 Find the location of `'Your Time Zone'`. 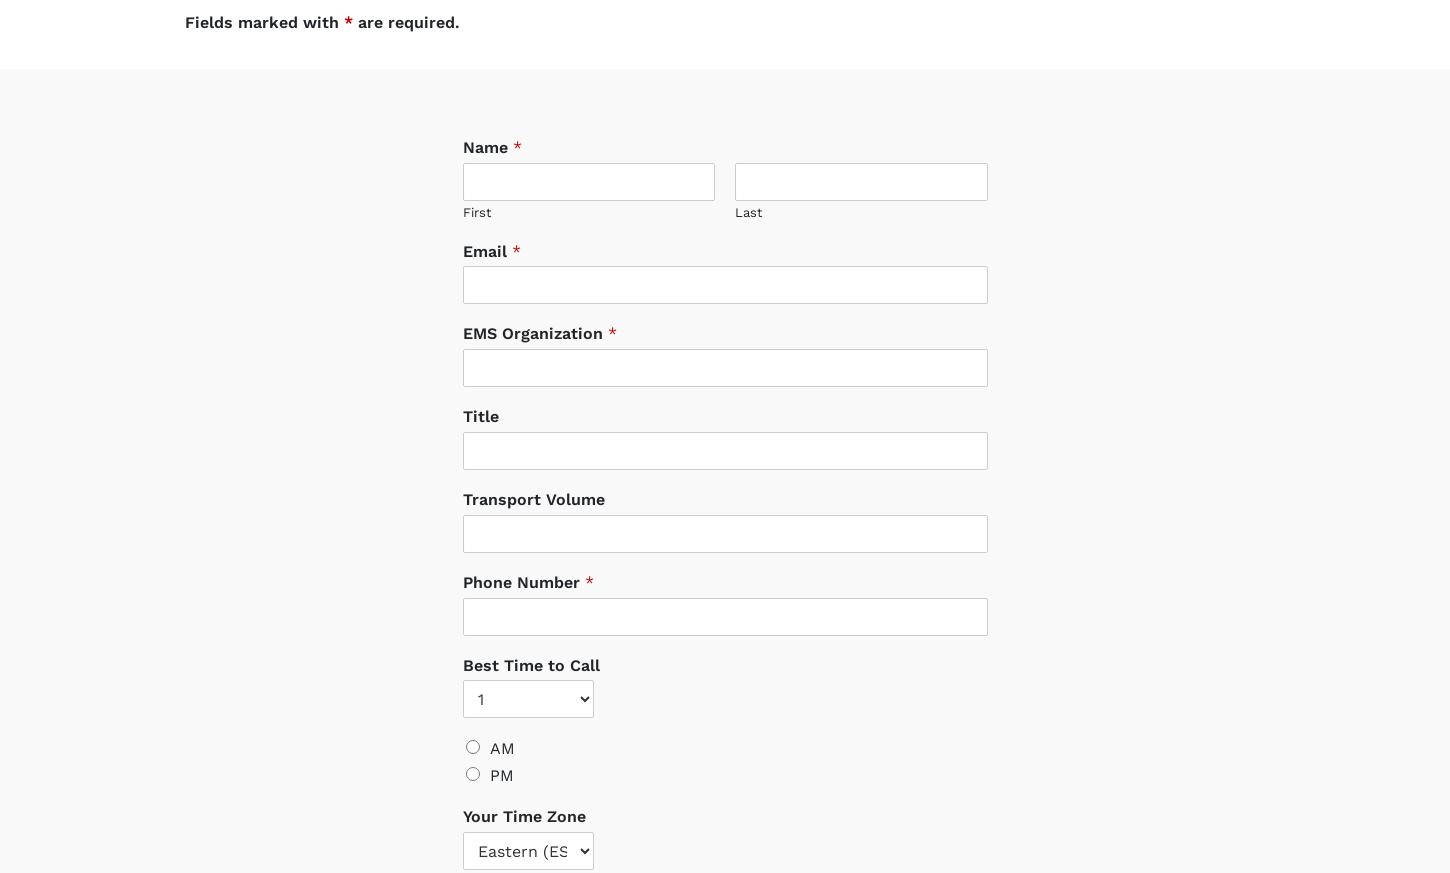

'Your Time Zone' is located at coordinates (523, 797).